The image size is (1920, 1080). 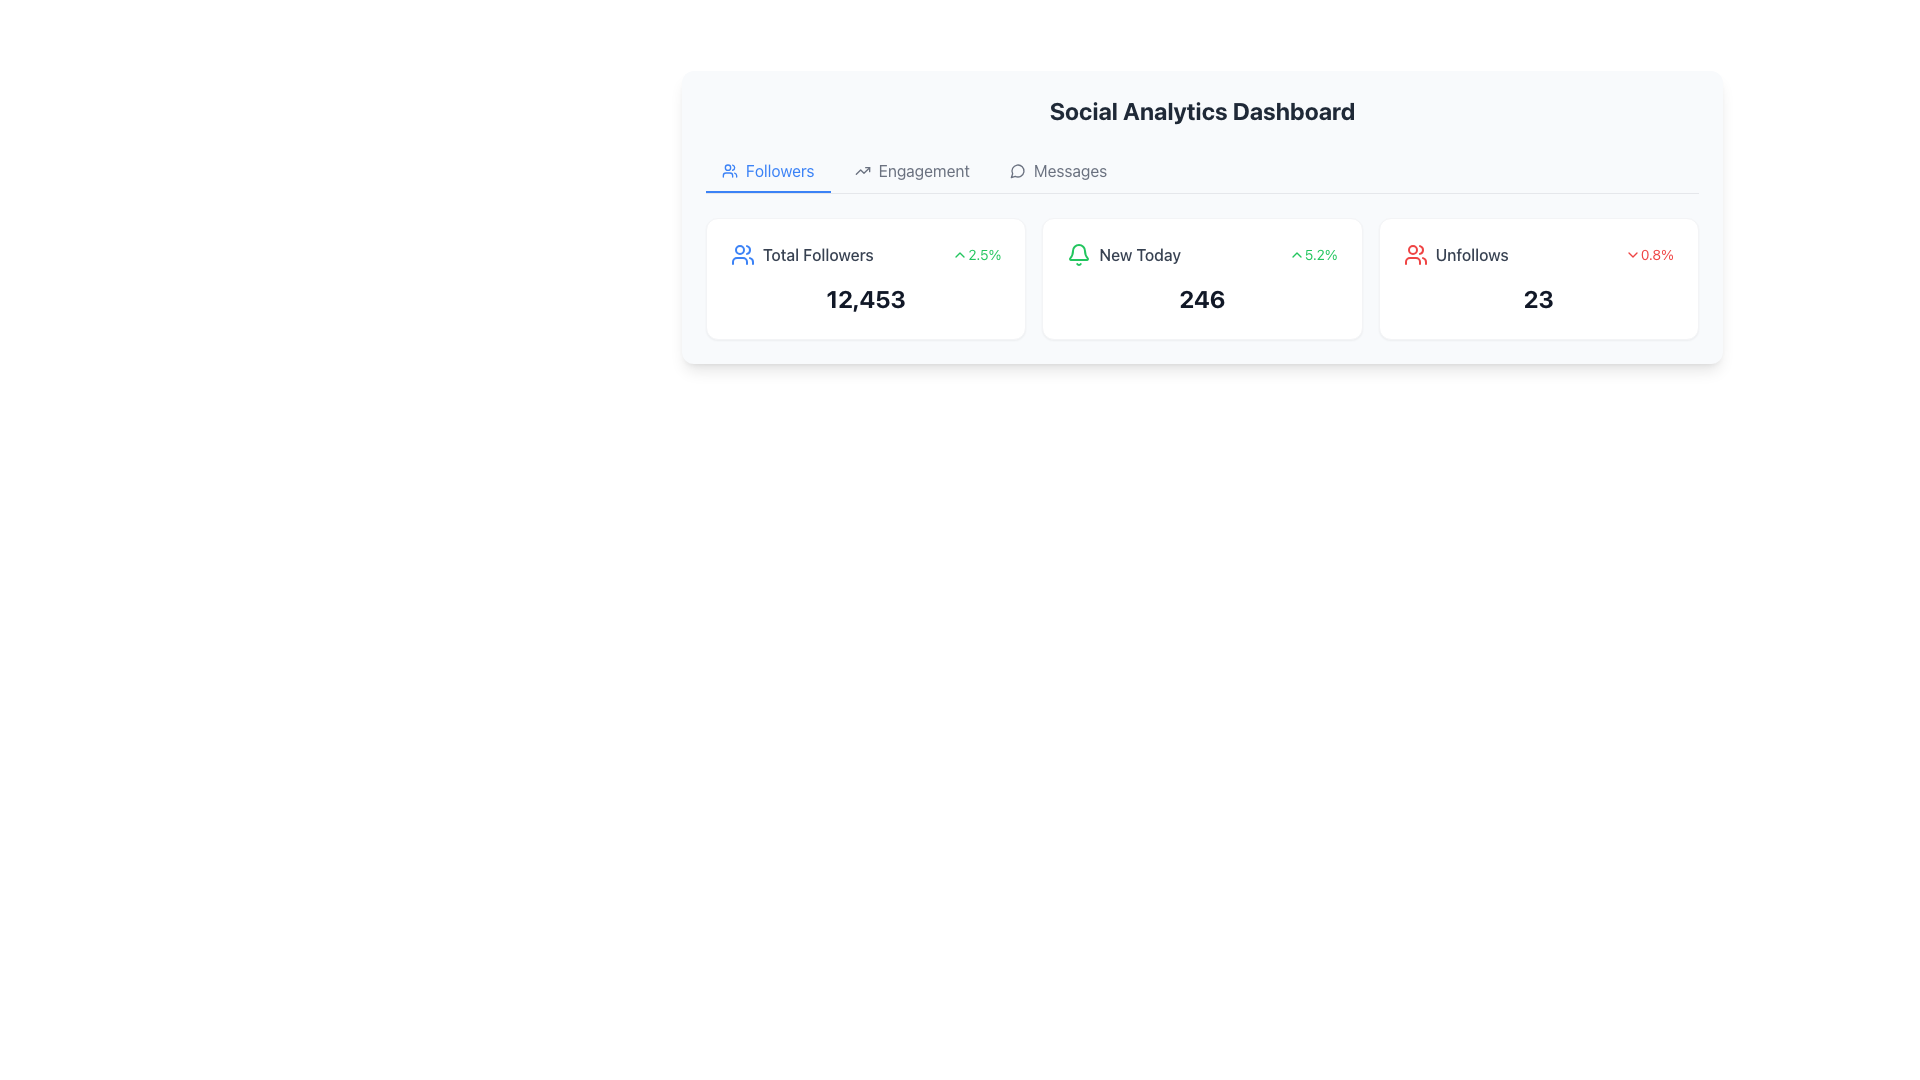 I want to click on the Label with icon that displays 'Total Followers' located in the top-left metrics card of the dashboard, which features a blue user icon on the left and gray text on the right, so click(x=802, y=253).